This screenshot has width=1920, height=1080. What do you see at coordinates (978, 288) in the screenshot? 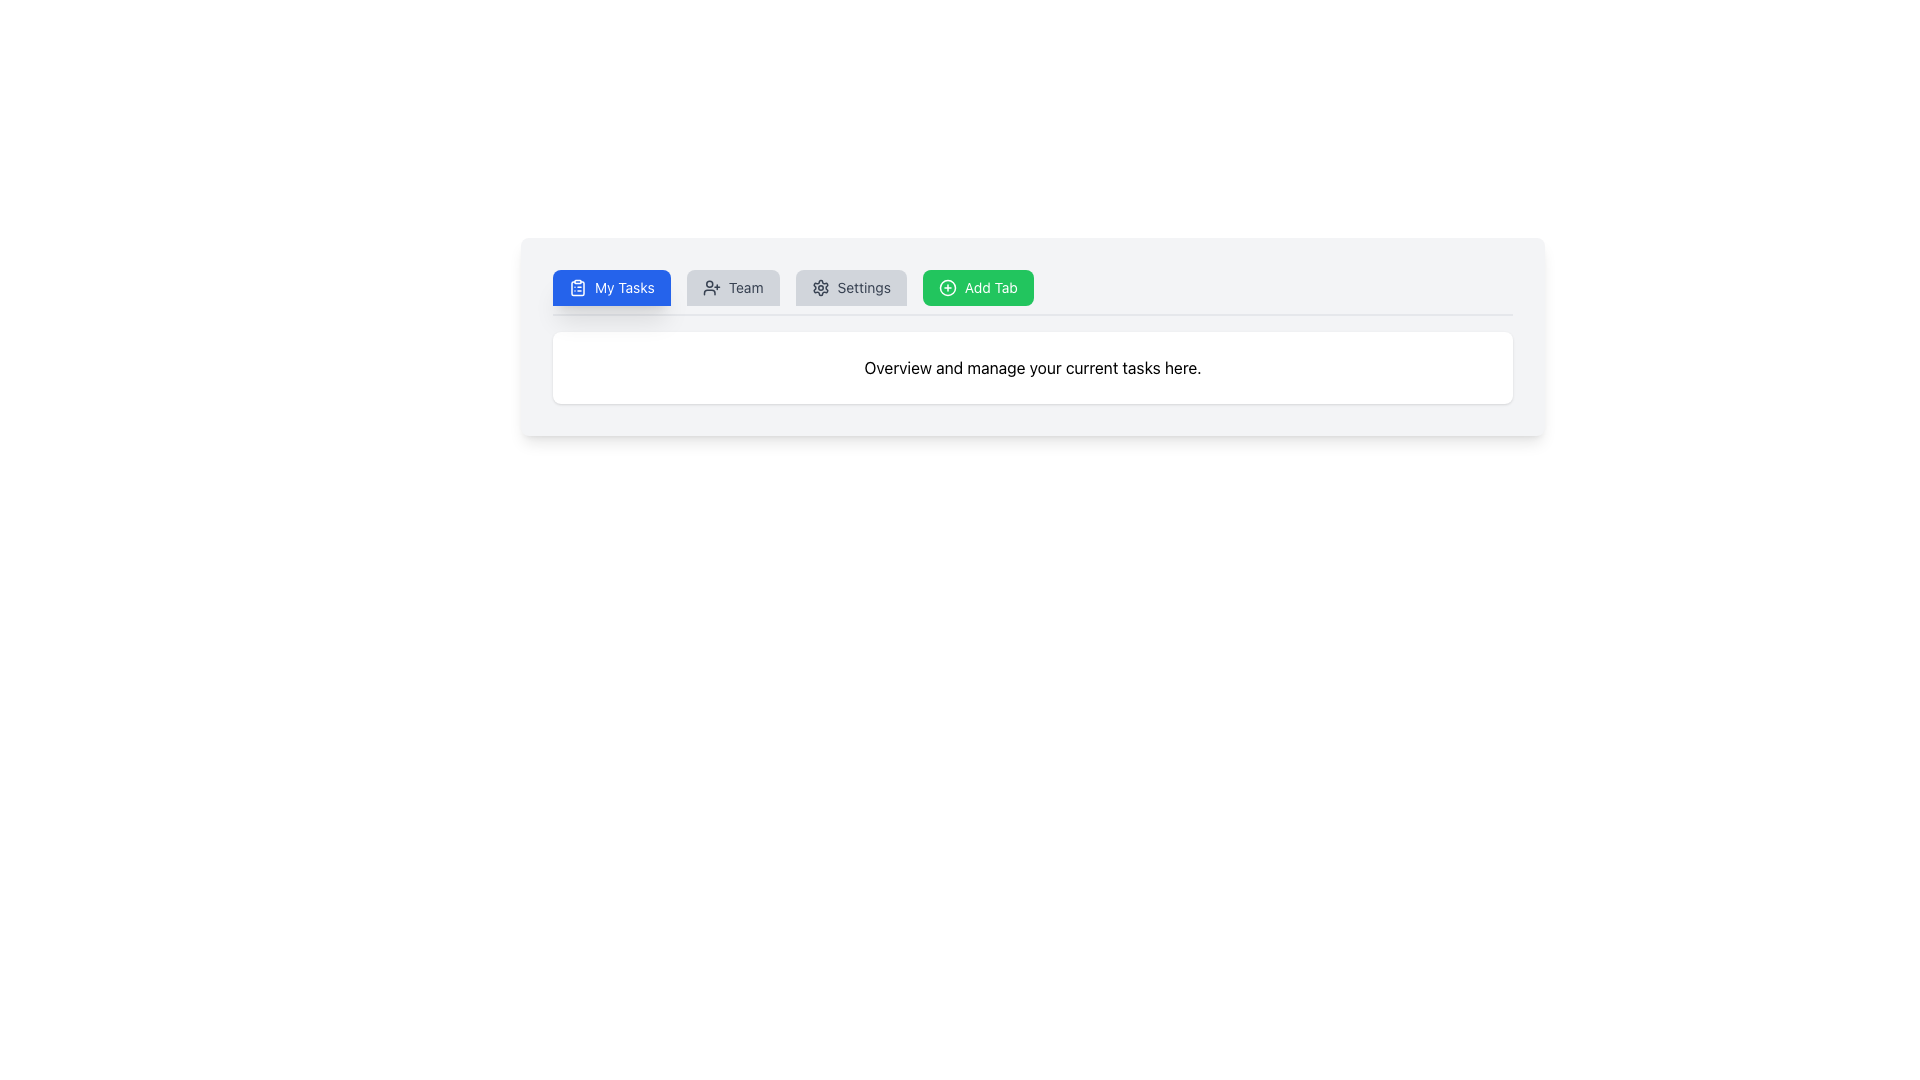
I see `the 'Add Tab' button, which is a rectangular button with rounded corners, green background, and white text, located at the far right of the top navigation bar` at bounding box center [978, 288].